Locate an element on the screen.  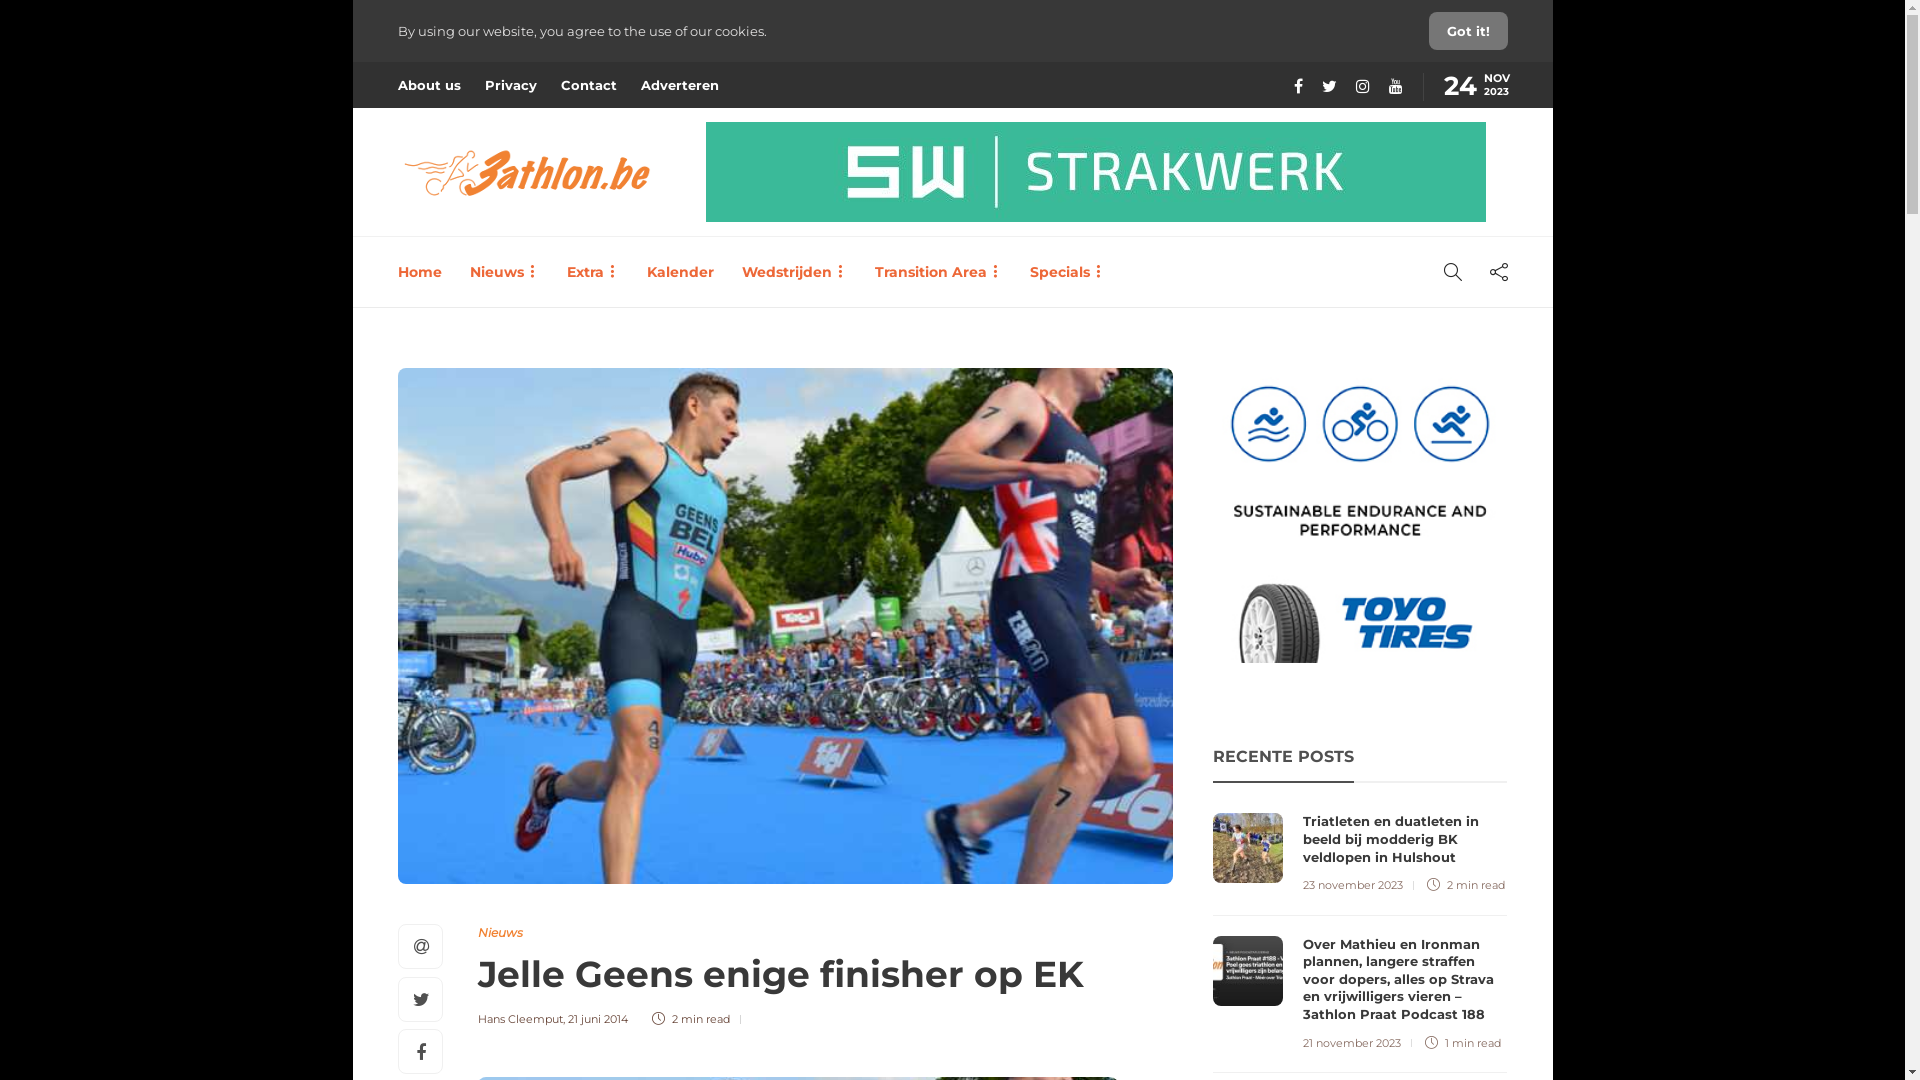
'23 november 2023' is located at coordinates (1302, 883).